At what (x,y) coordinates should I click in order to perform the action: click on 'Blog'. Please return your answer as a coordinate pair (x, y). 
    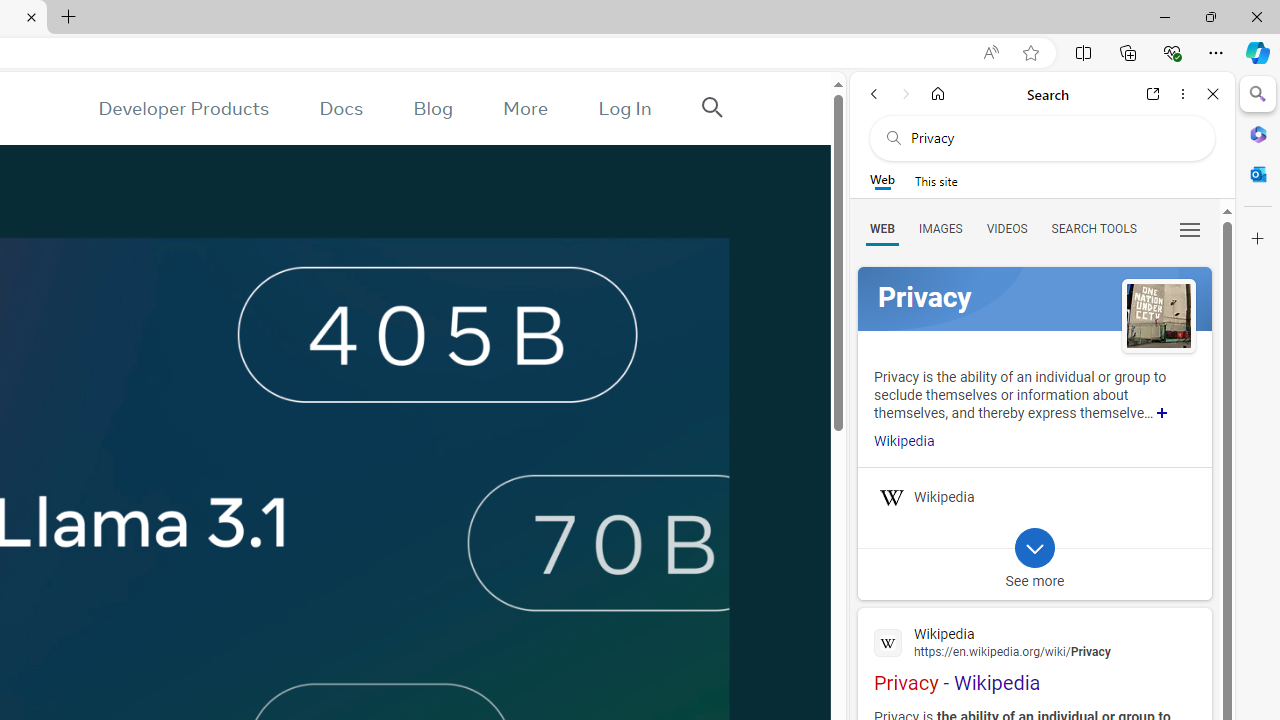
    Looking at the image, I should click on (432, 108).